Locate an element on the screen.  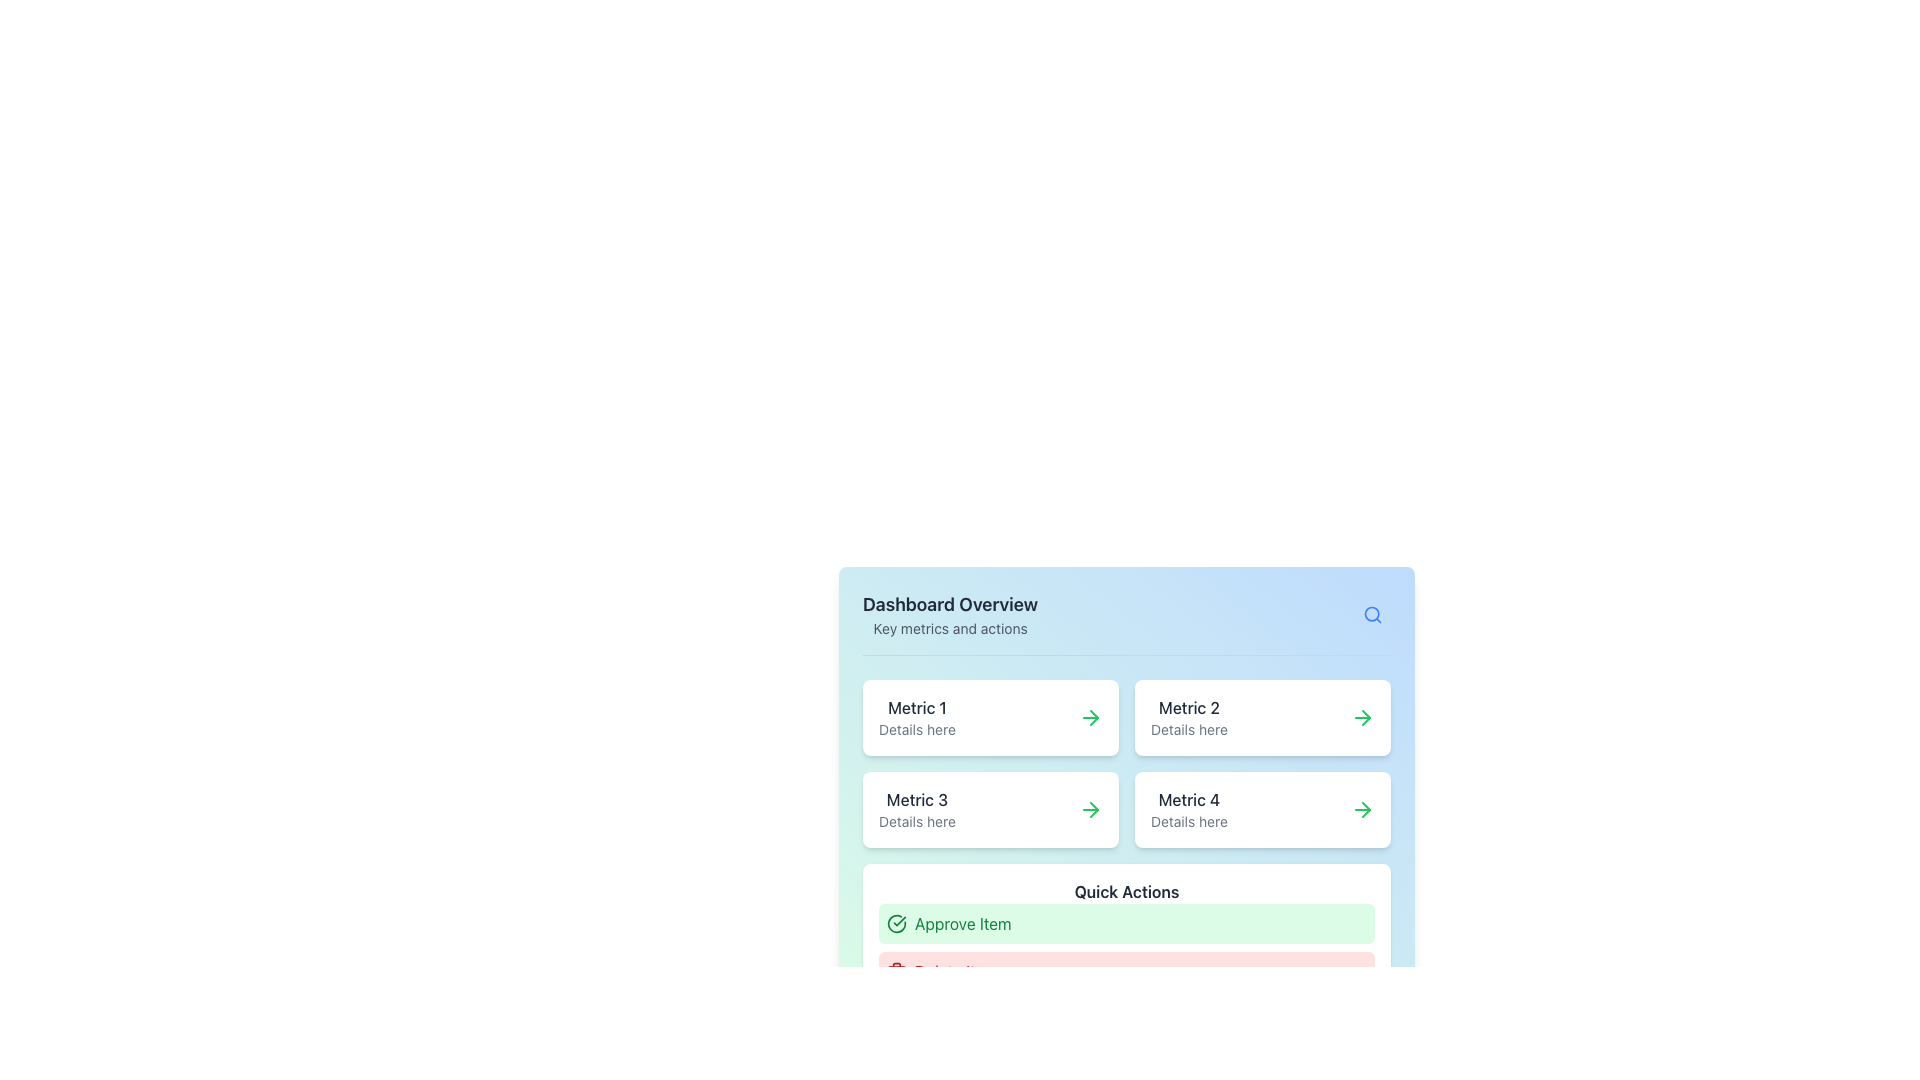
text label located below the 'Dashboard Overview' that provides a summary of the dashboard metrics and actions is located at coordinates (949, 627).